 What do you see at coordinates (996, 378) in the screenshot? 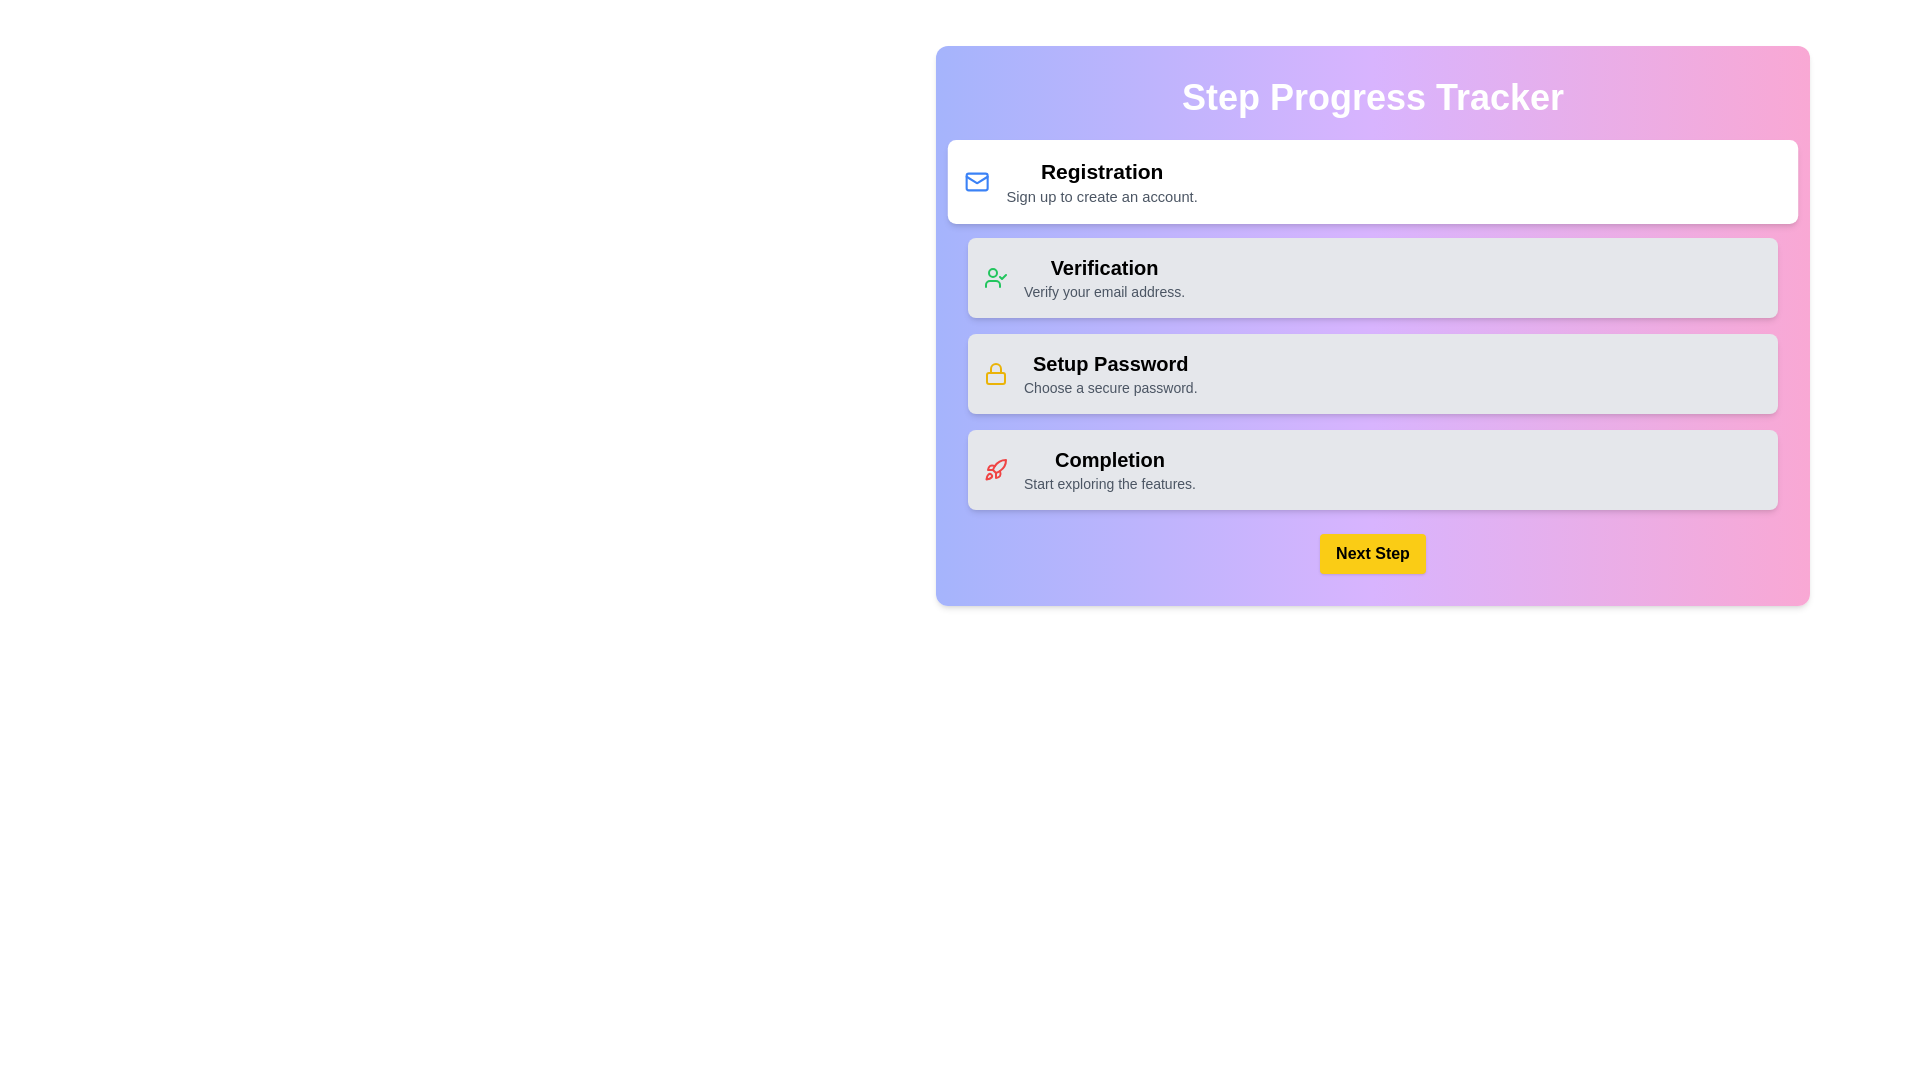
I see `the lower rectangular component of the lock icon, which visually represents the secure part of the lock and symbolizes security or restricted access` at bounding box center [996, 378].